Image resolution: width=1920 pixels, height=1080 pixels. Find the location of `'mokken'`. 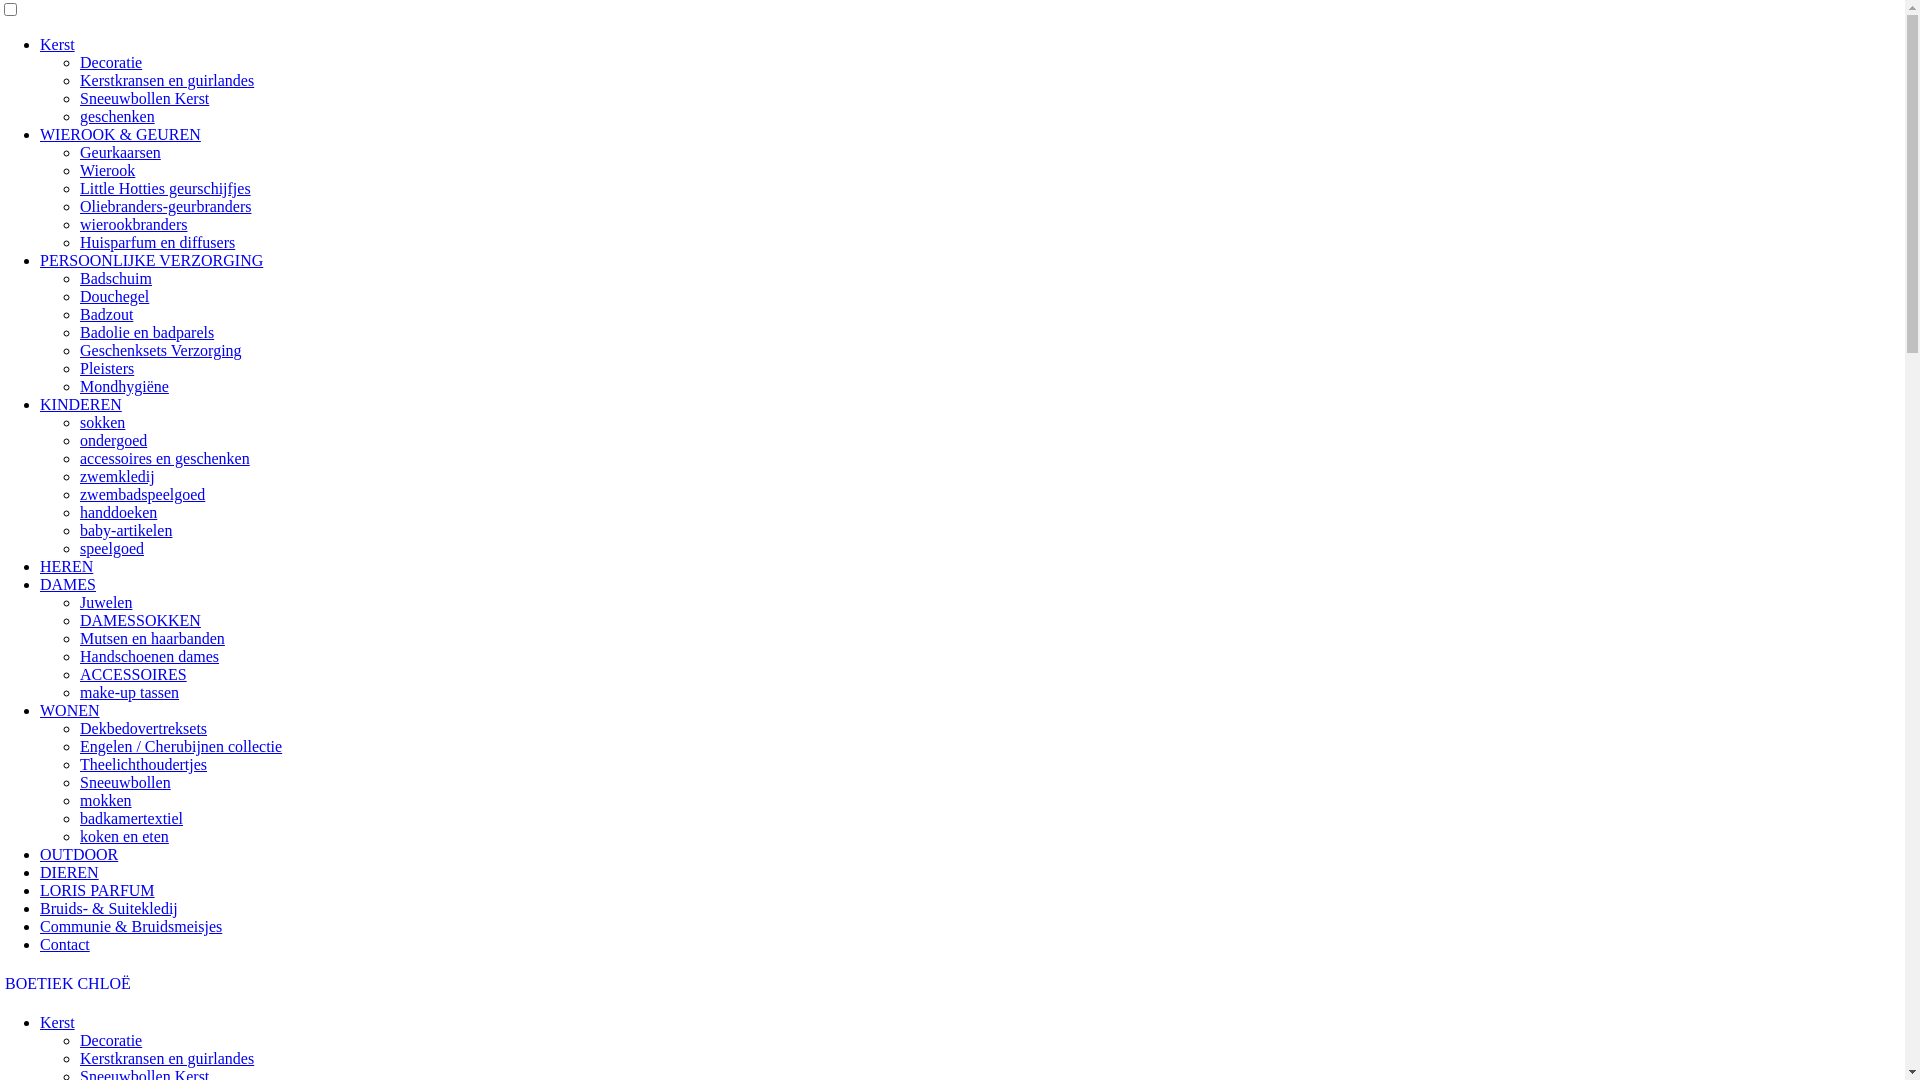

'mokken' is located at coordinates (104, 799).